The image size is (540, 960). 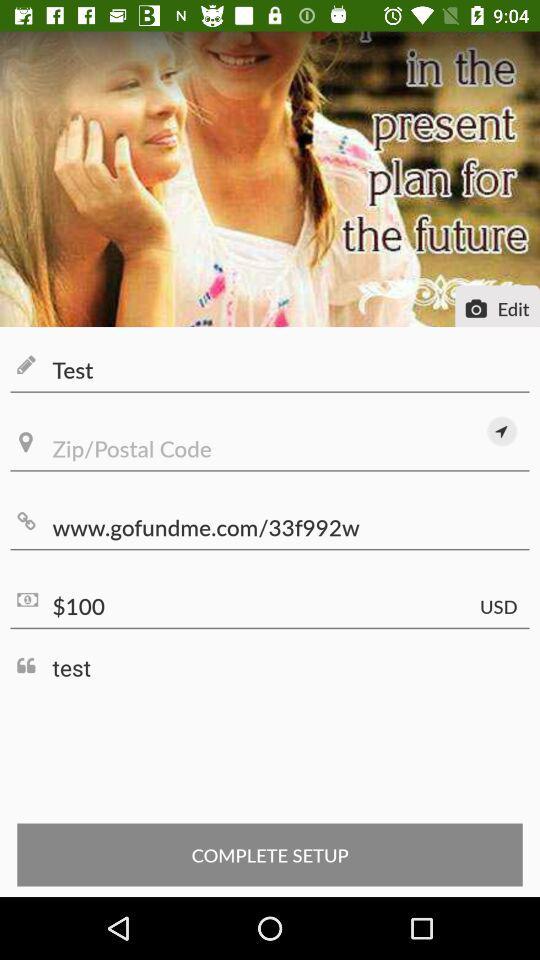 What do you see at coordinates (270, 605) in the screenshot?
I see `the $100 icon` at bounding box center [270, 605].